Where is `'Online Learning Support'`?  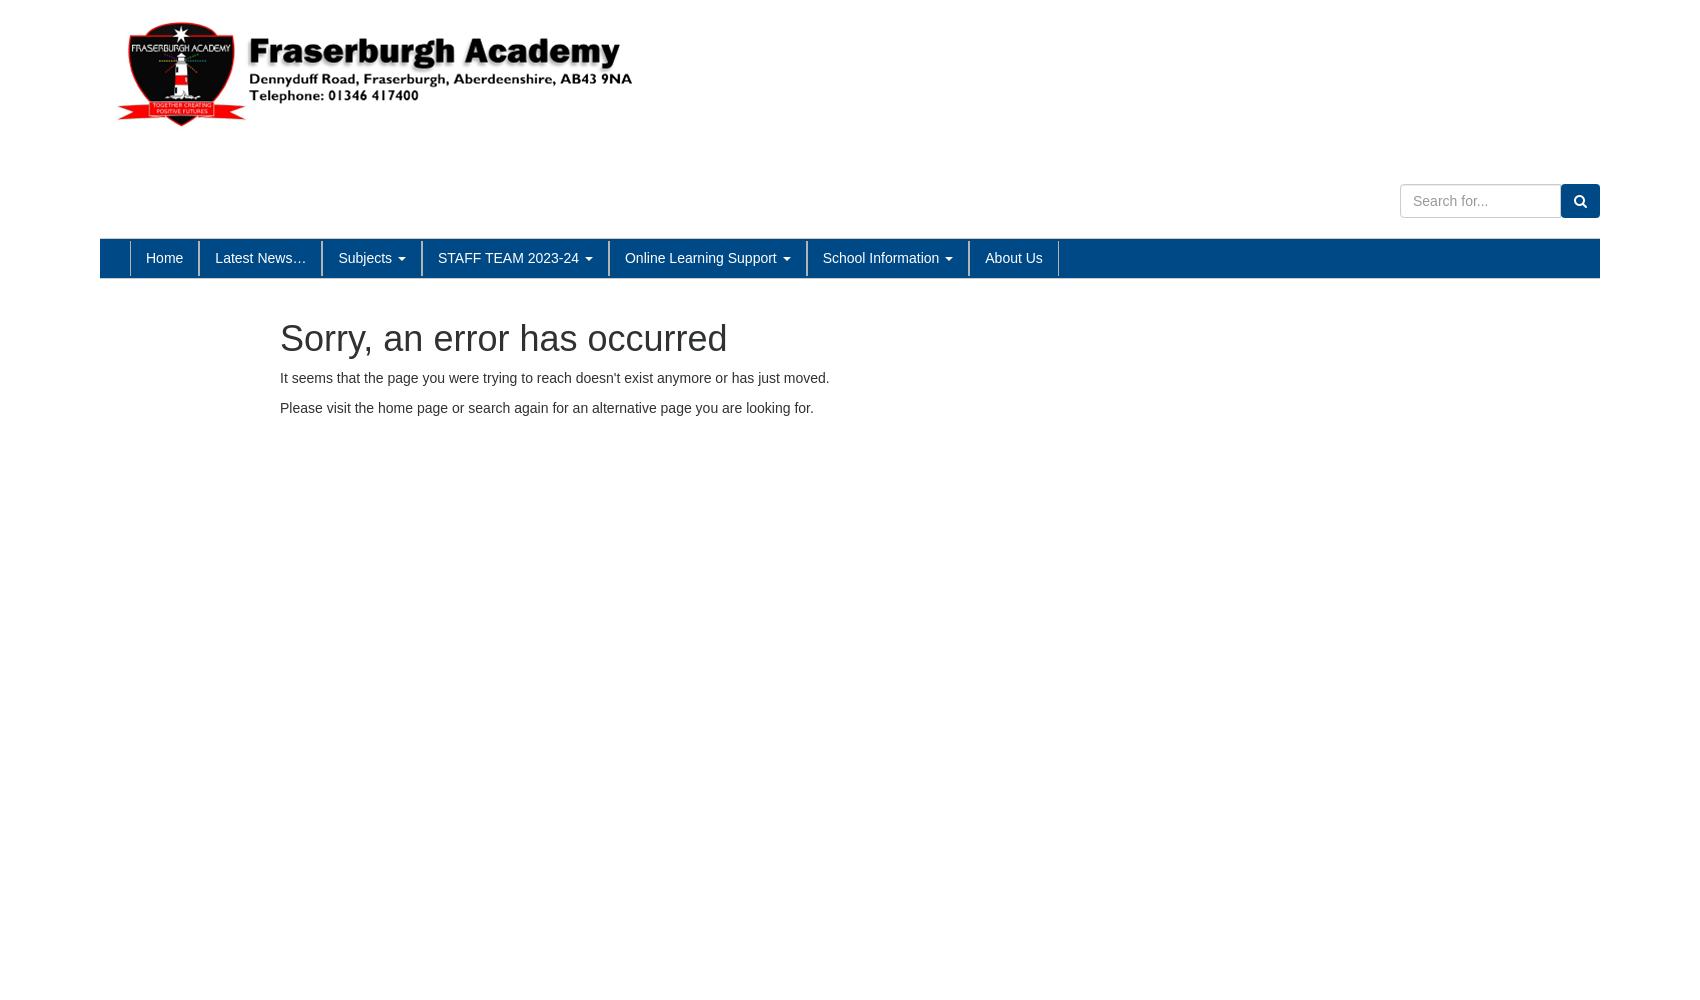
'Online Learning Support' is located at coordinates (701, 257).